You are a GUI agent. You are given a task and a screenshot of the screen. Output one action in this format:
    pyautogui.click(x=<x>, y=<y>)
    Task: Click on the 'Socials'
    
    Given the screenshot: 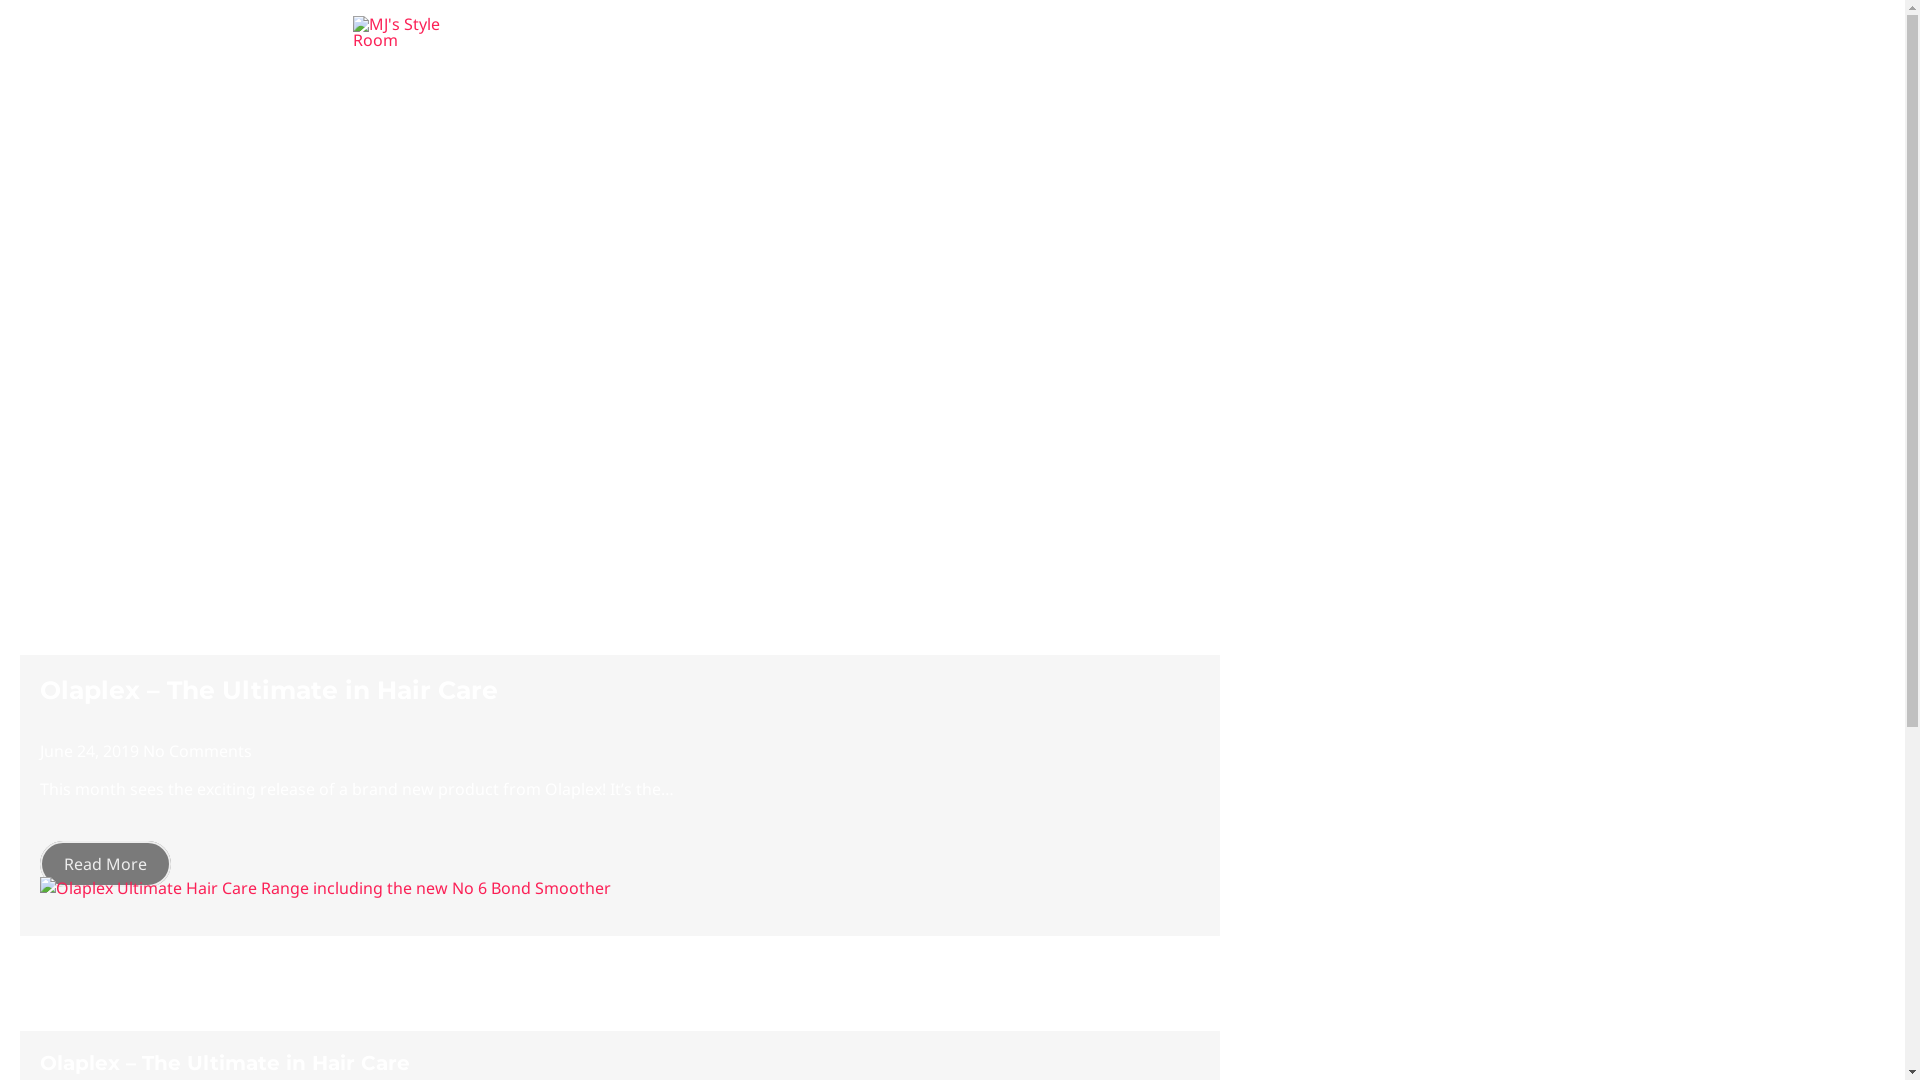 What is the action you would take?
    pyautogui.click(x=1353, y=31)
    